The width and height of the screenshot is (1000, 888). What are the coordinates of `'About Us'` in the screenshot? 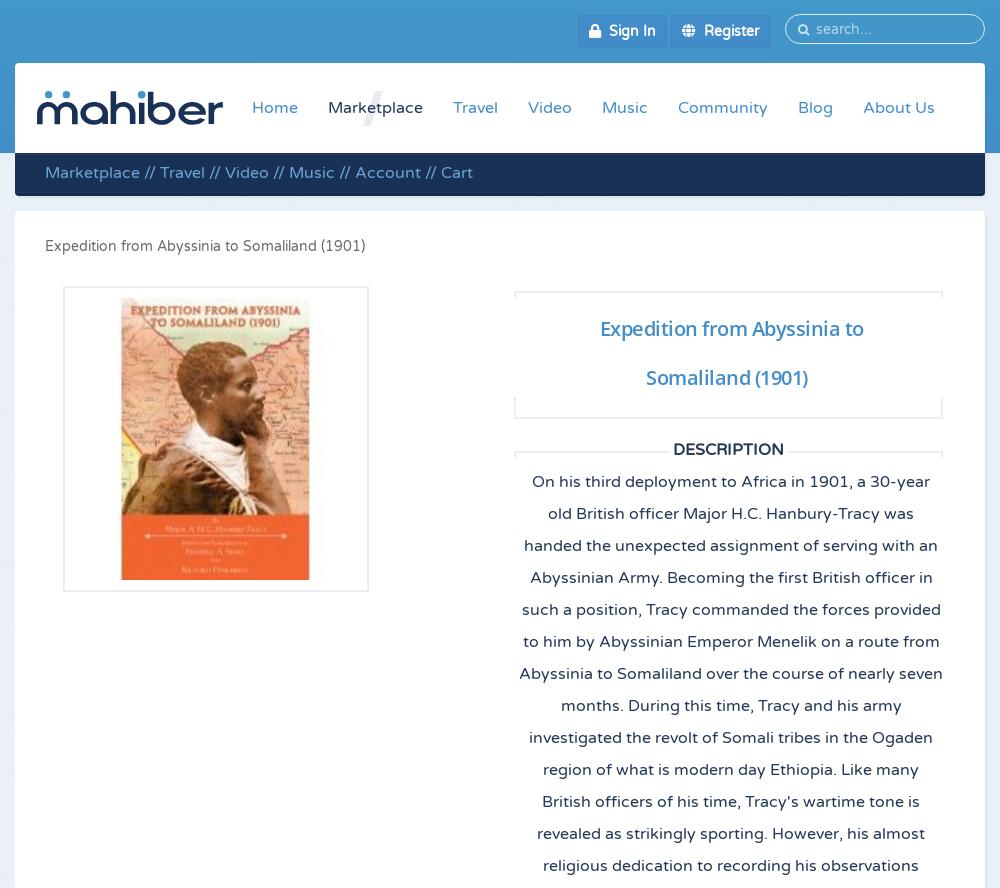 It's located at (899, 106).